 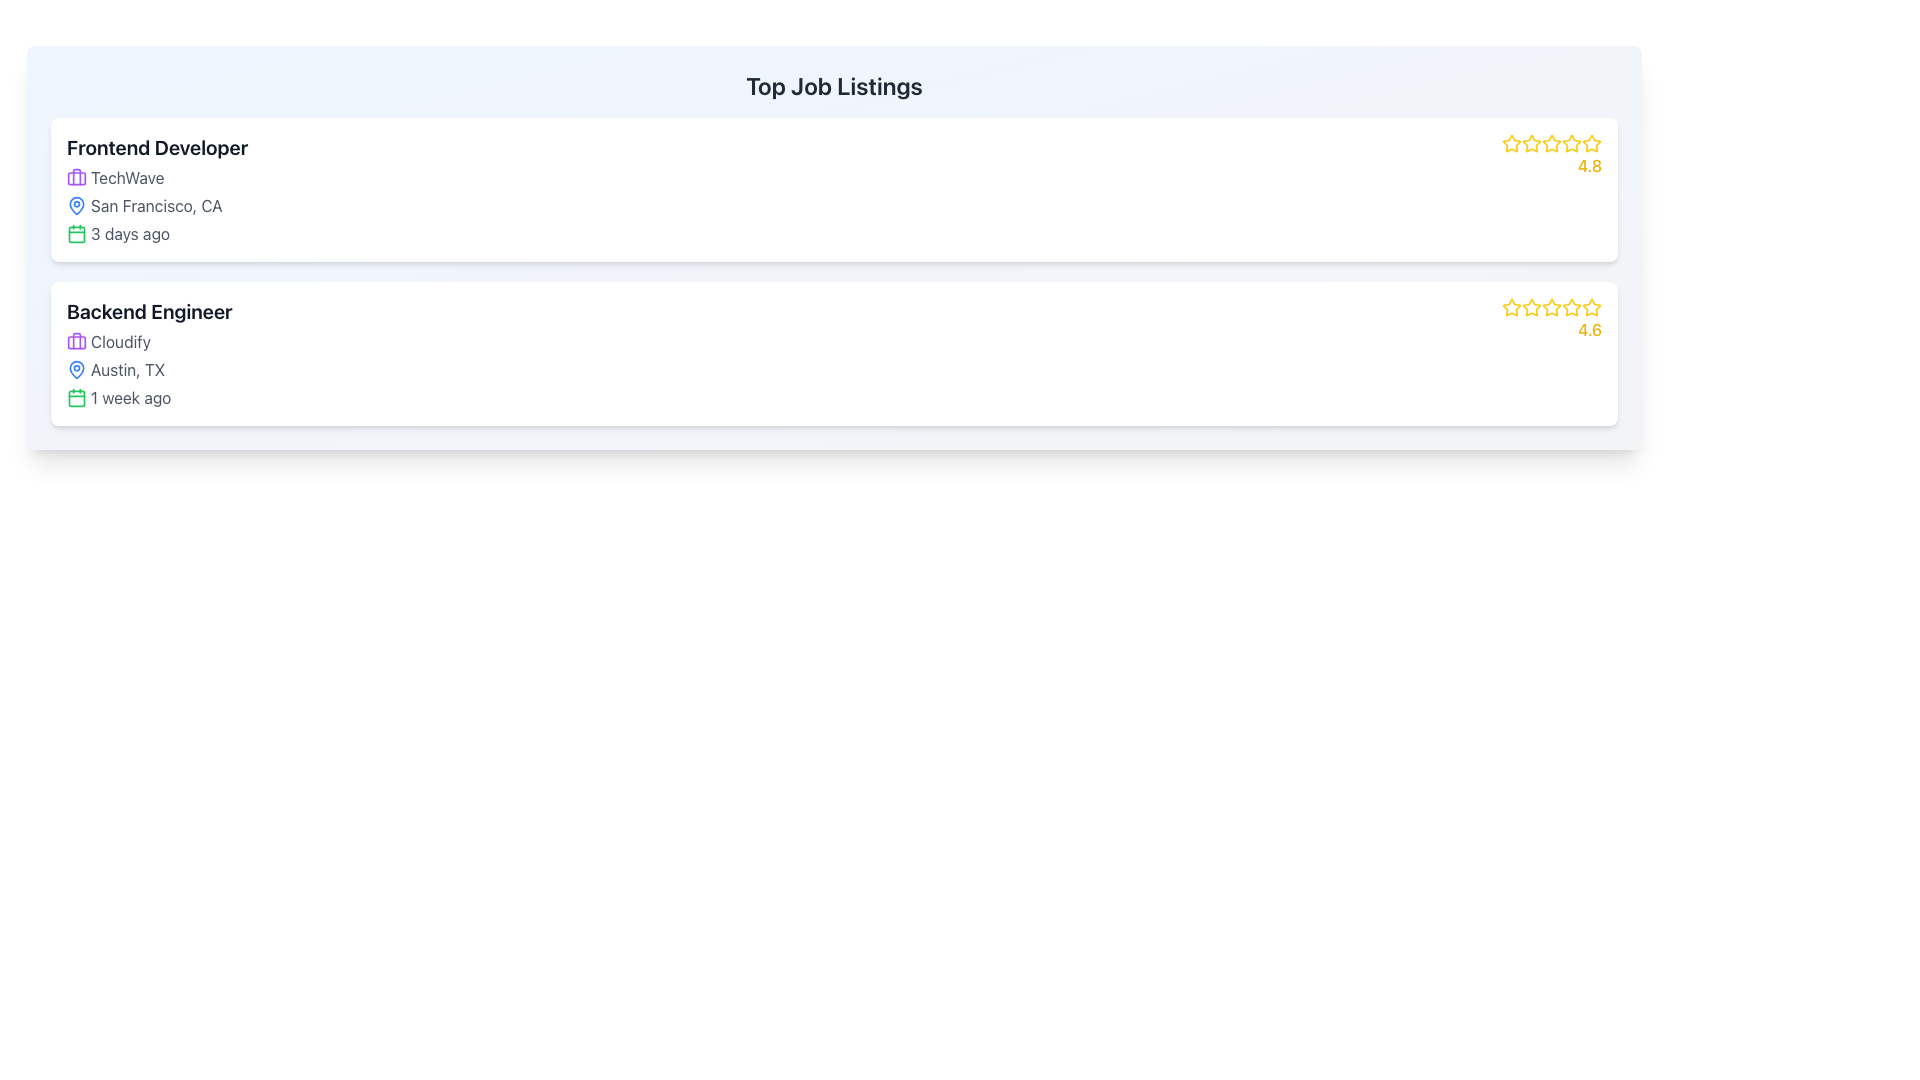 I want to click on the Text label displaying the company name associated with the job posting for 'Frontend Developer', positioned under the job title and above the location details, so click(x=156, y=176).